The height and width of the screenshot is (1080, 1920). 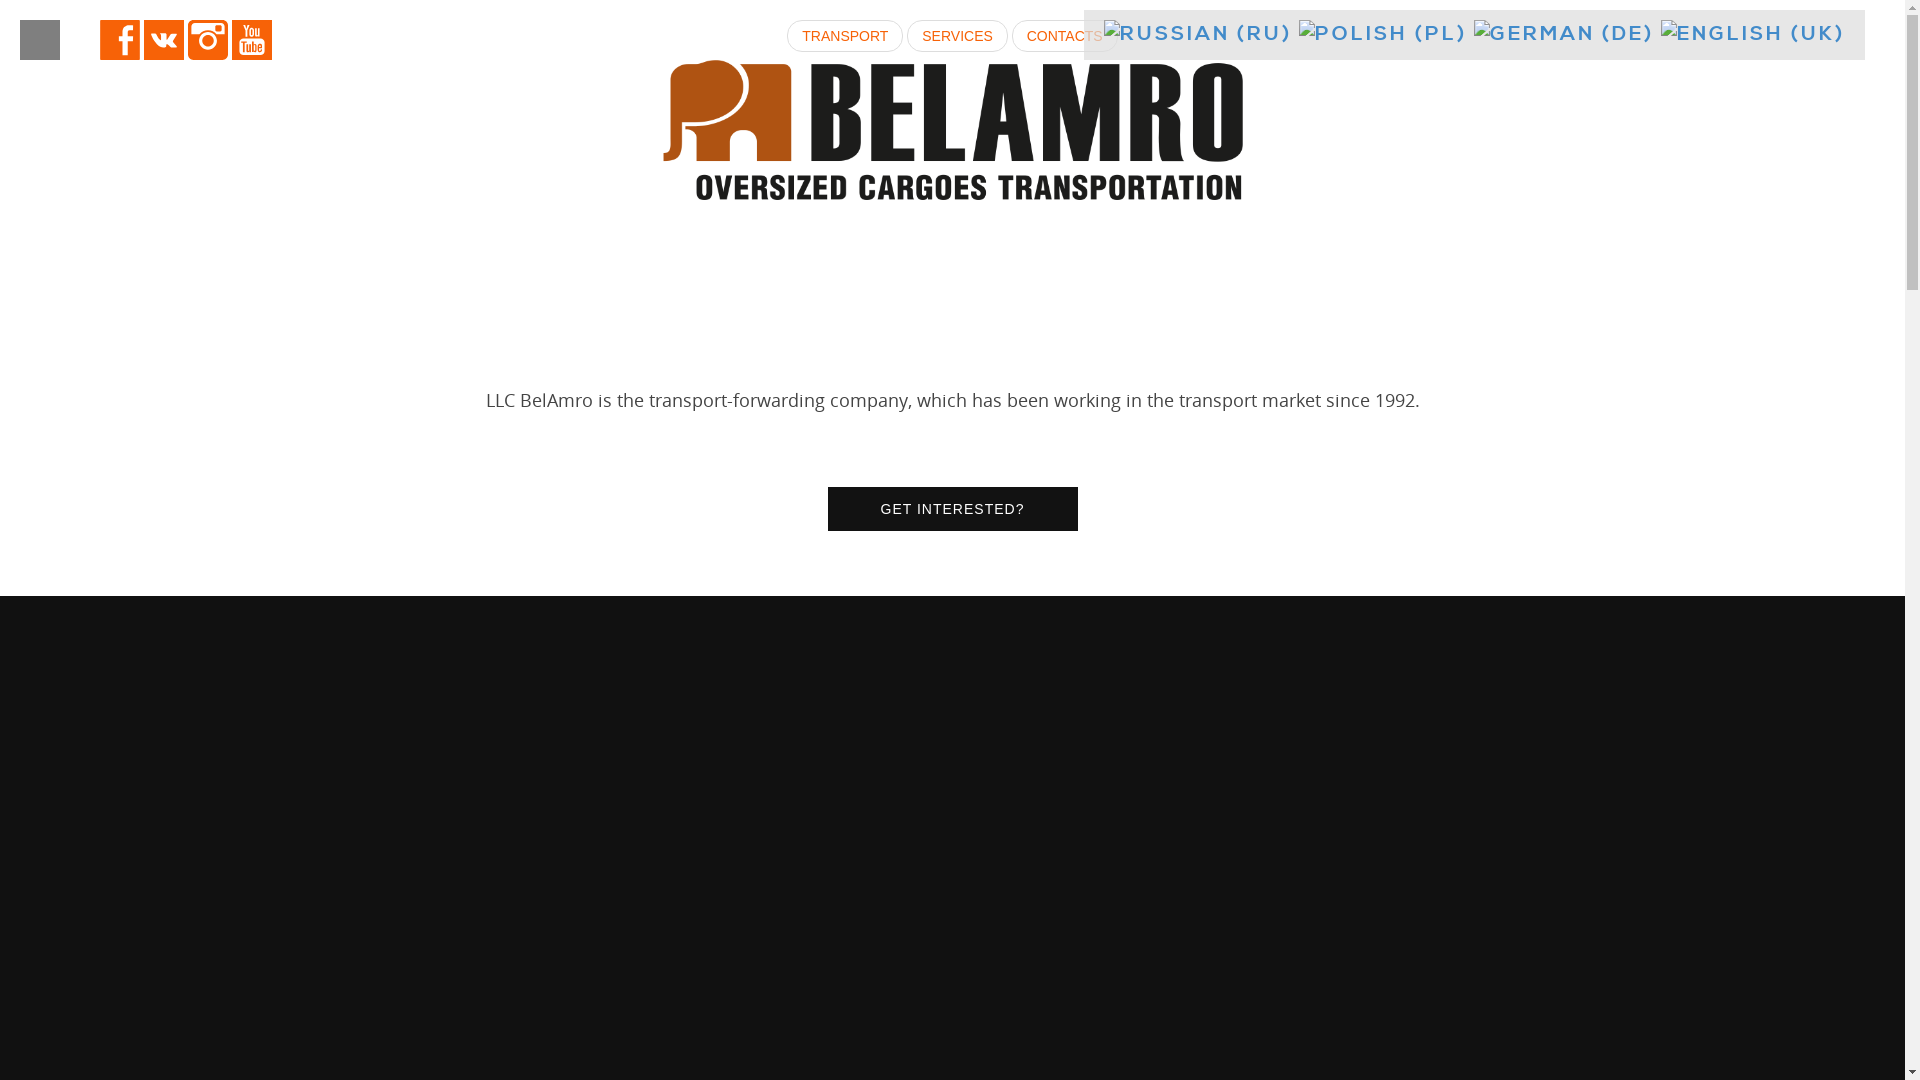 I want to click on 'GET INTERESTED?', so click(x=952, y=508).